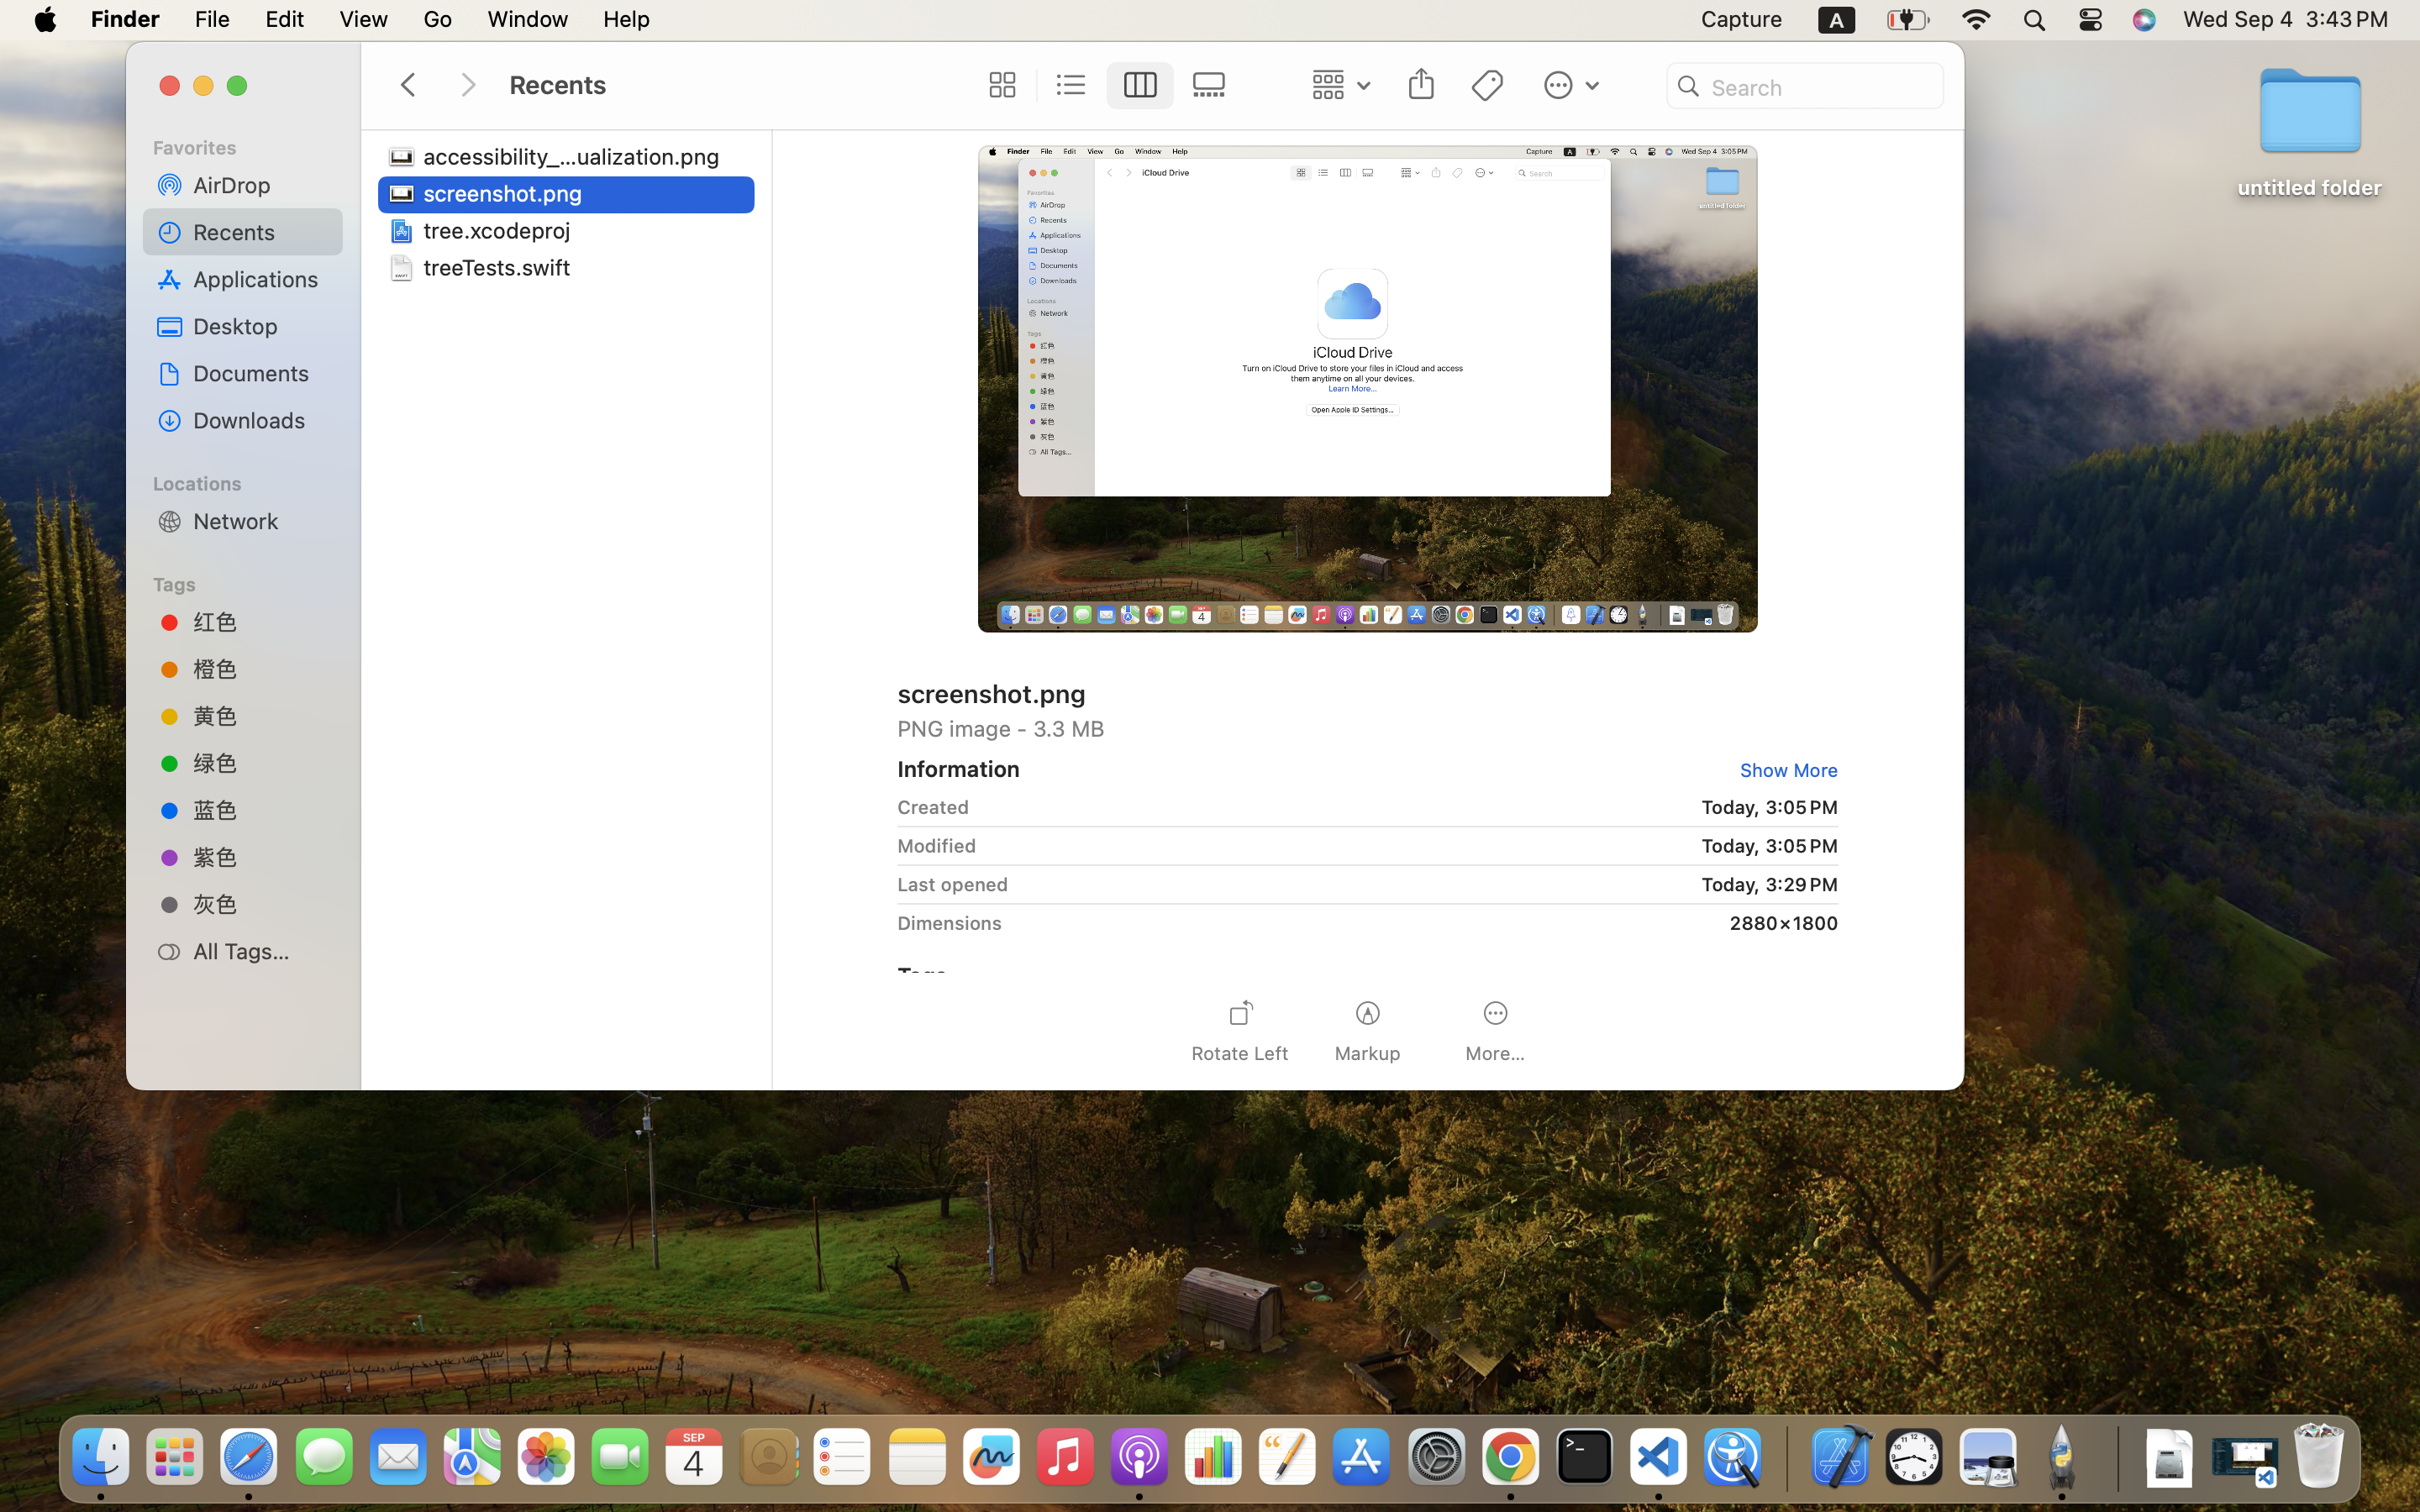 This screenshot has height=1512, width=2420. I want to click on '紫色', so click(260, 856).